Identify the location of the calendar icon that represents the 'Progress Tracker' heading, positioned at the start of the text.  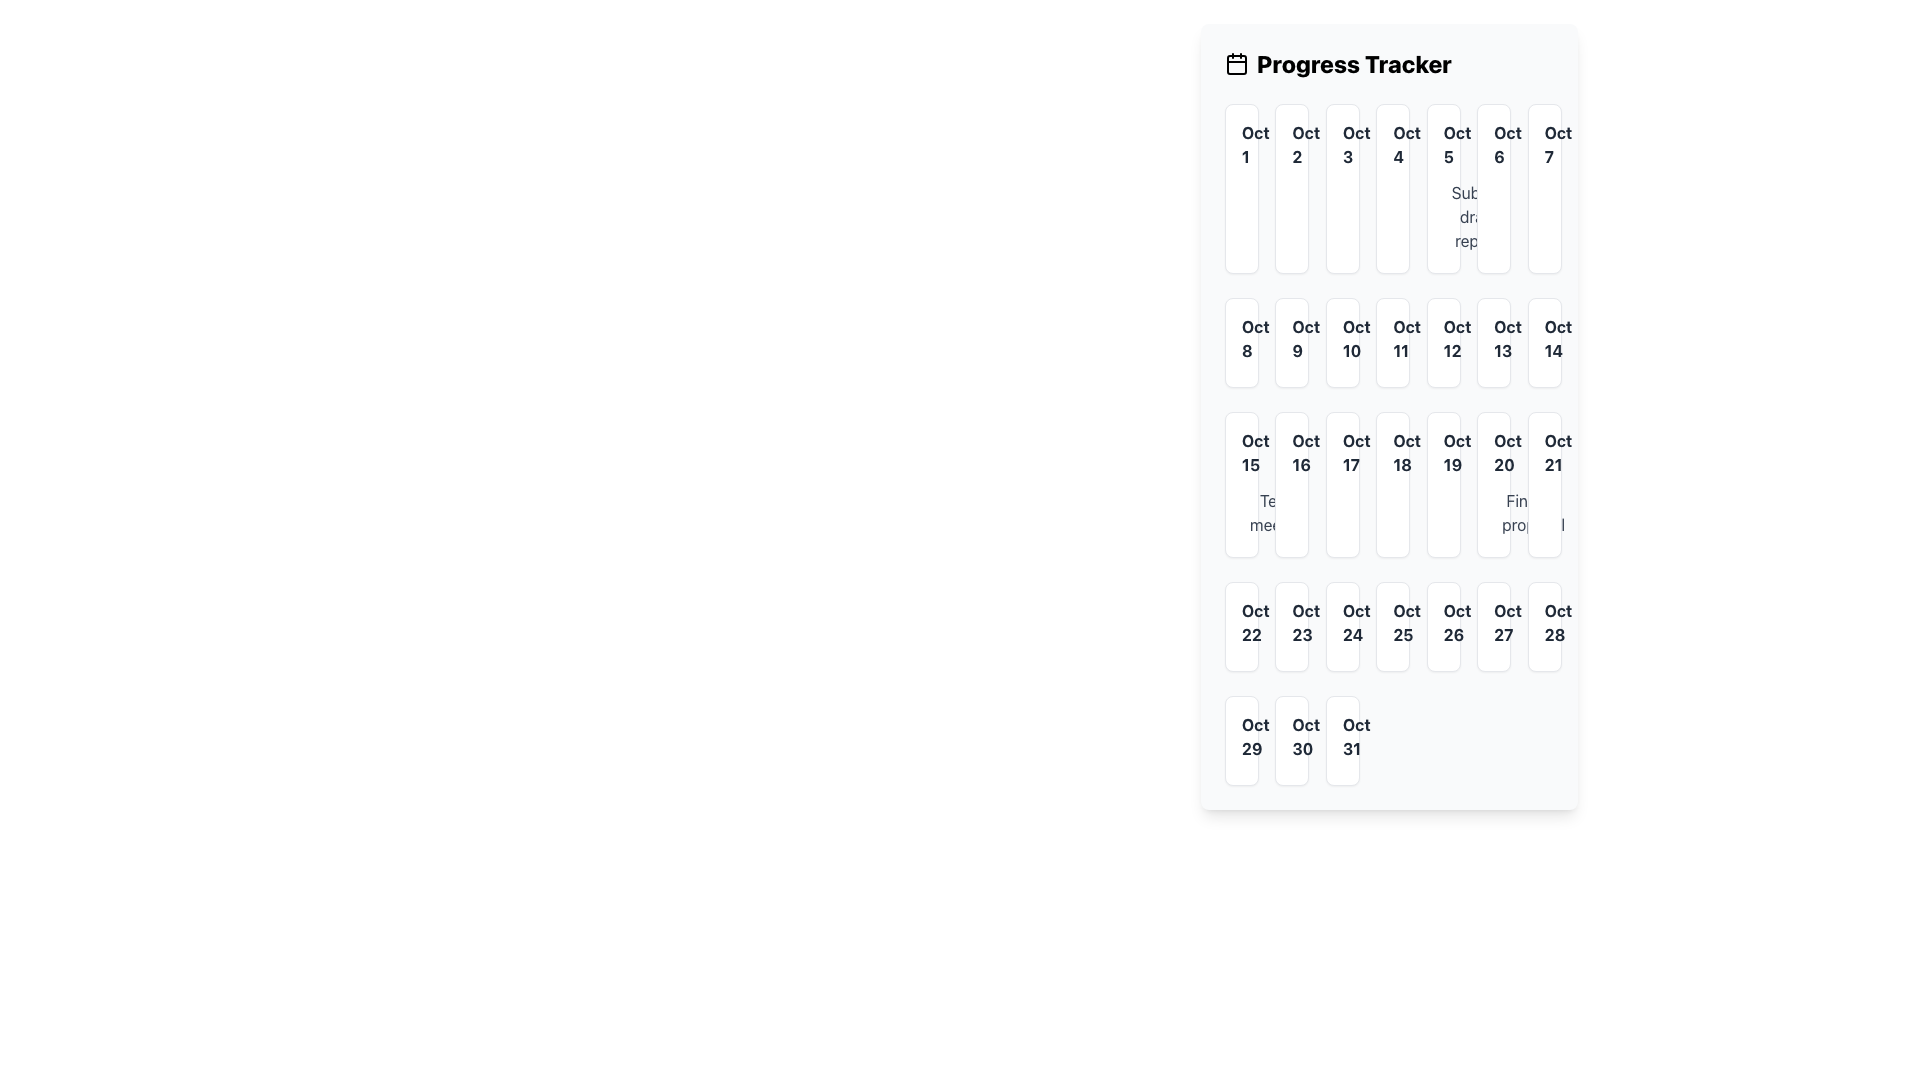
(1236, 63).